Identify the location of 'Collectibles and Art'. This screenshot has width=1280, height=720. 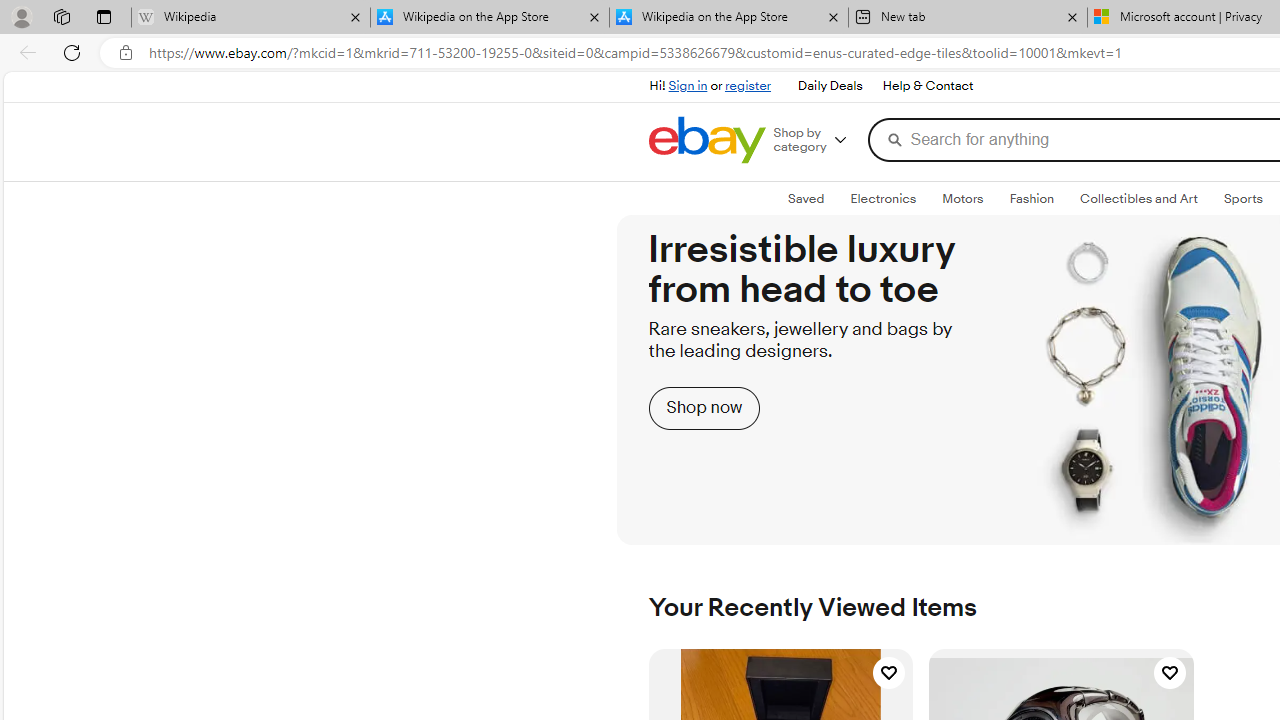
(1139, 199).